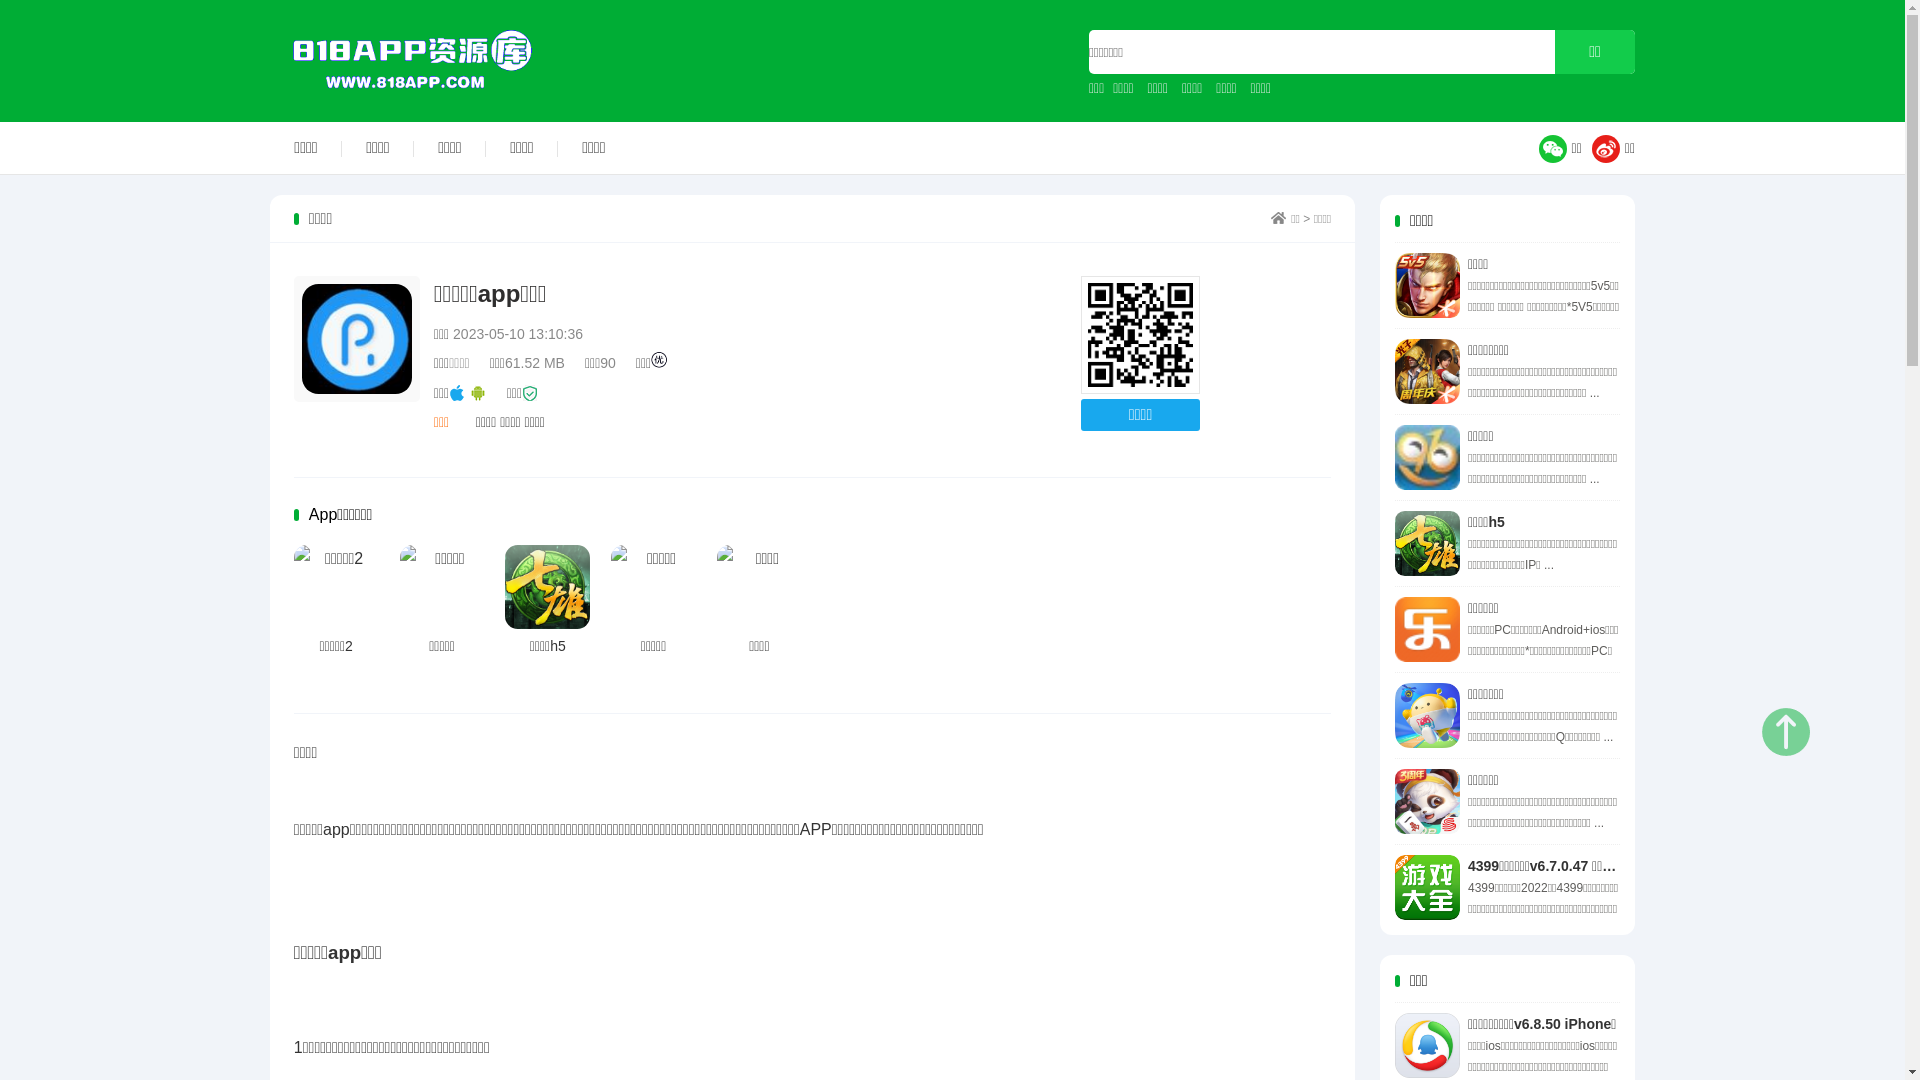 The image size is (1920, 1080). Describe the element at coordinates (1140, 334) in the screenshot. I see `'http://www.818app.com'` at that location.